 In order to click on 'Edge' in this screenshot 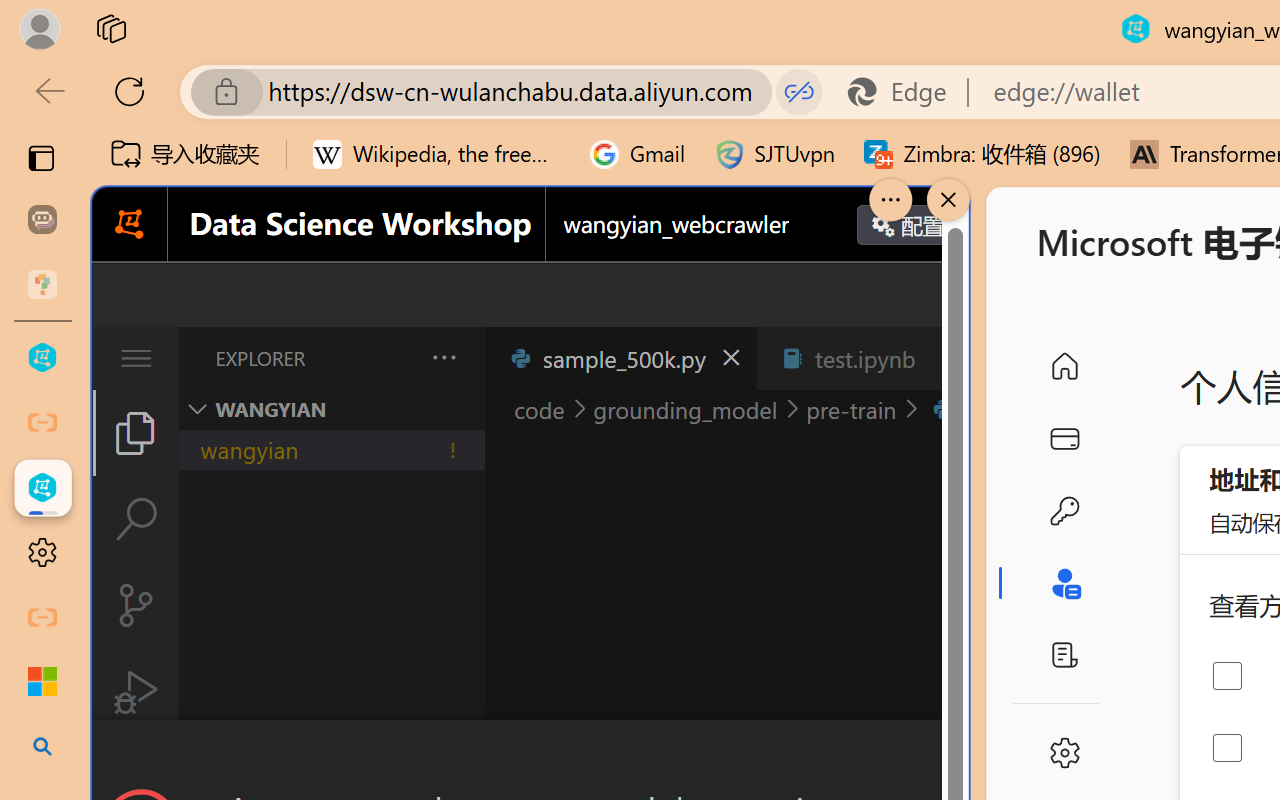, I will do `click(905, 91)`.